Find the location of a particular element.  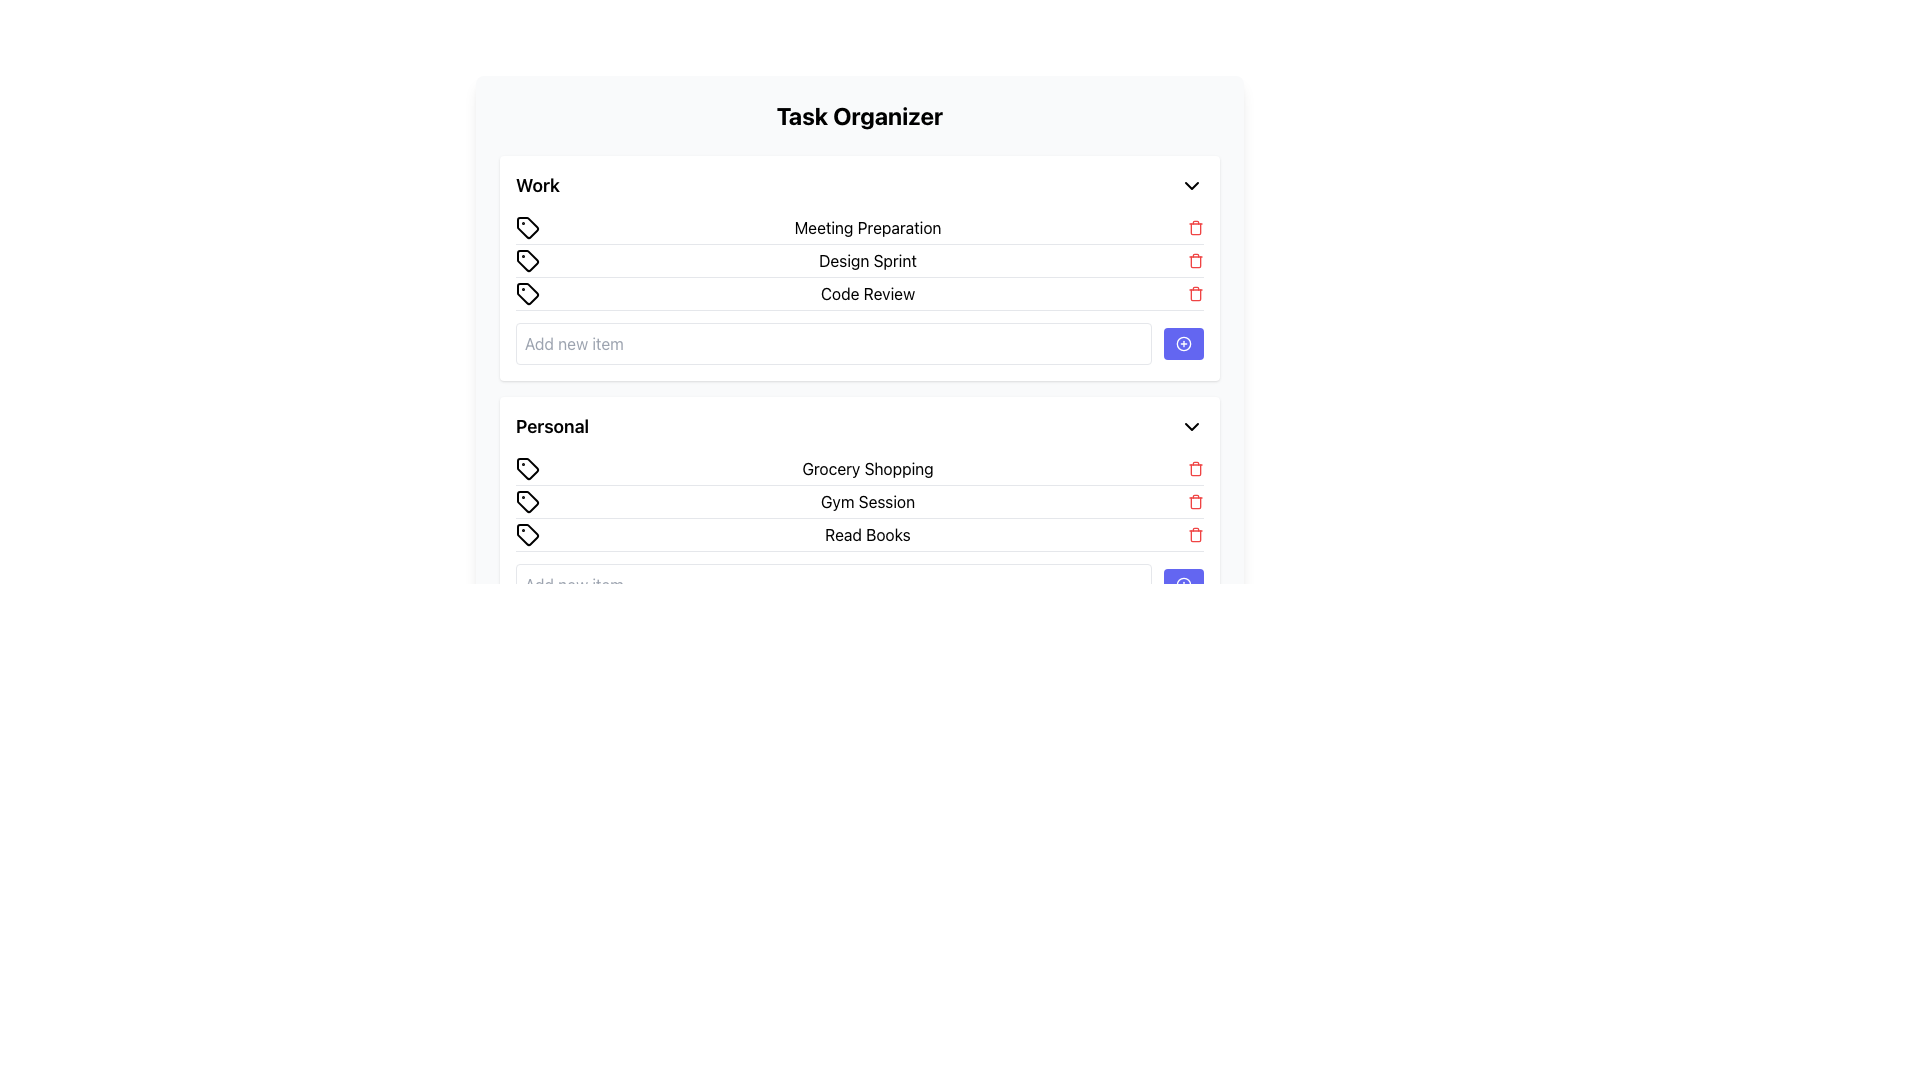

text of the second Text Label in the 'Personal' task list, located between 'Grocery Shopping' and 'Read Books' is located at coordinates (868, 500).